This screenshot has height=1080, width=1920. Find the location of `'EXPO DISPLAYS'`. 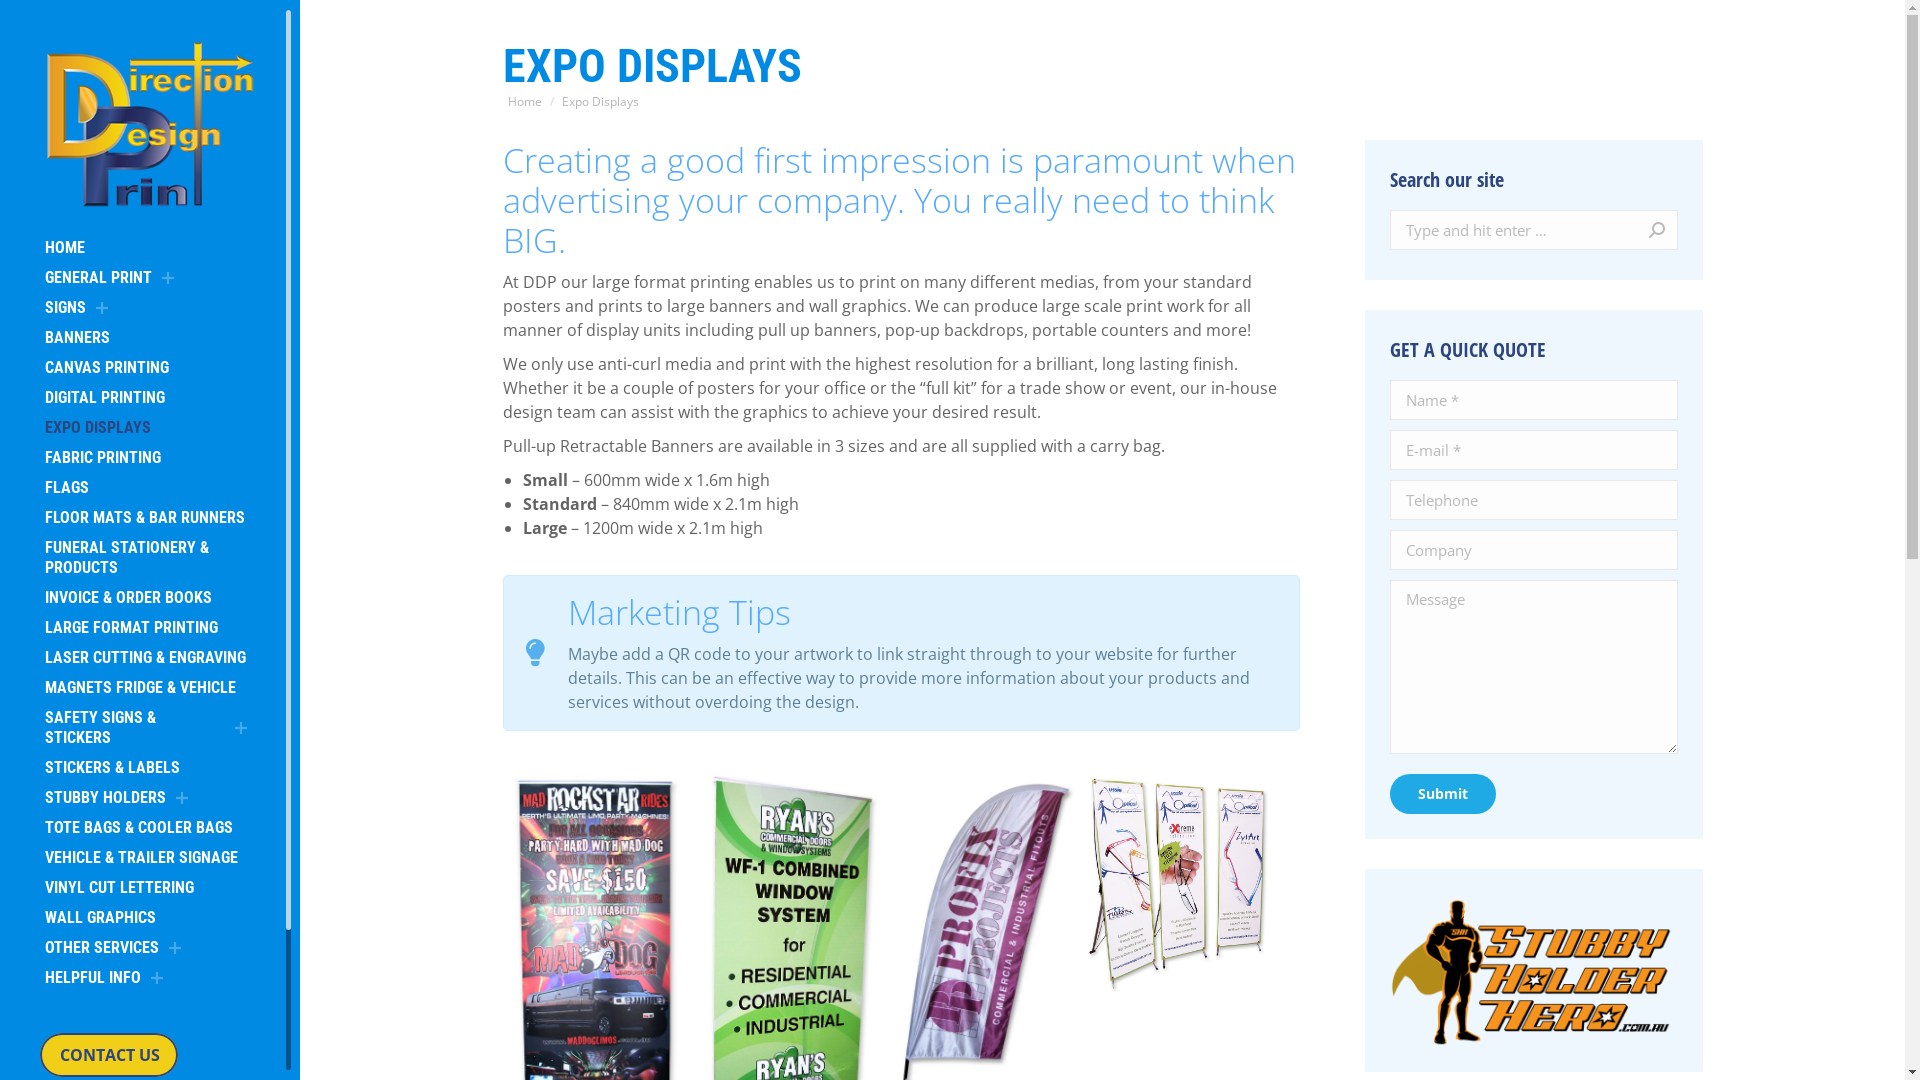

'EXPO DISPLAYS' is located at coordinates (96, 427).